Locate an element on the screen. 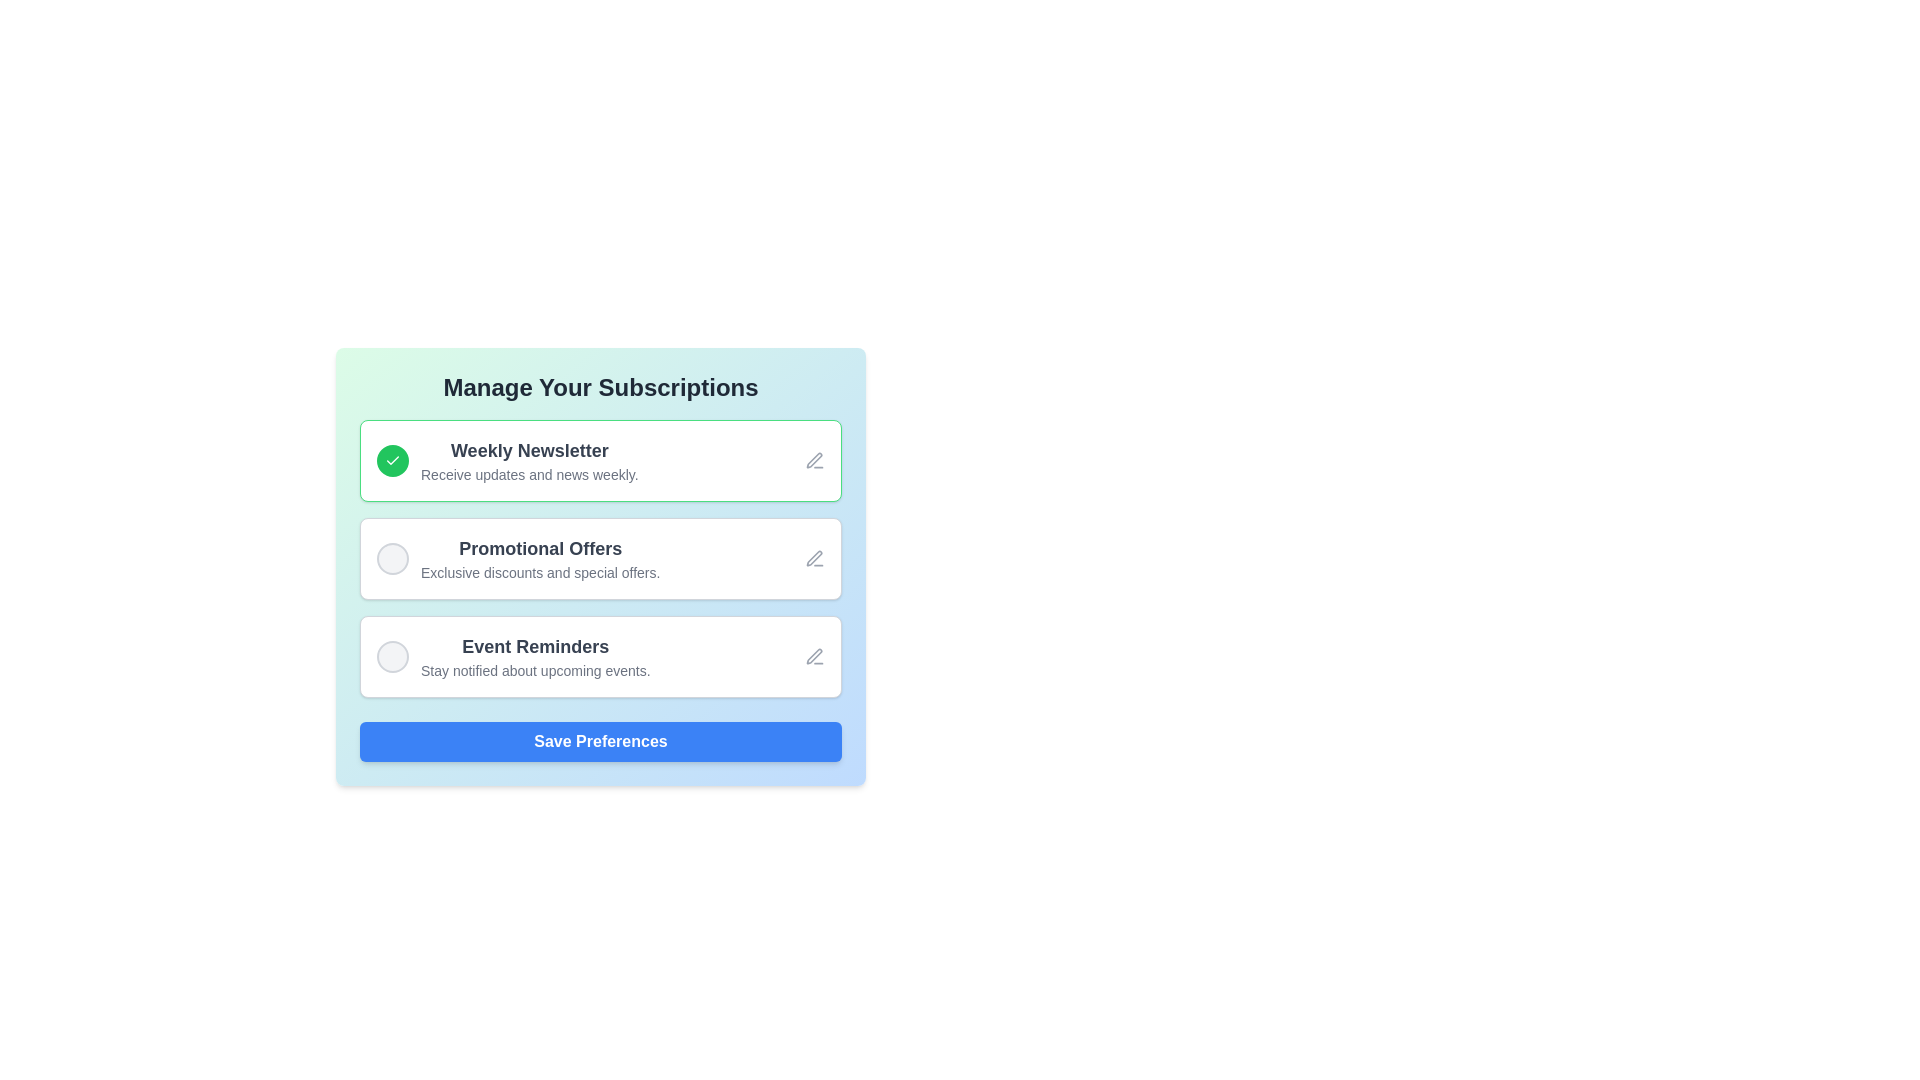  descriptive text label 'Weekly Newsletter' and its subtitle 'Receive updates and news weekly' which is the first item in the subscription options list, positioned below 'Manage Your Subscriptions.' is located at coordinates (529, 461).